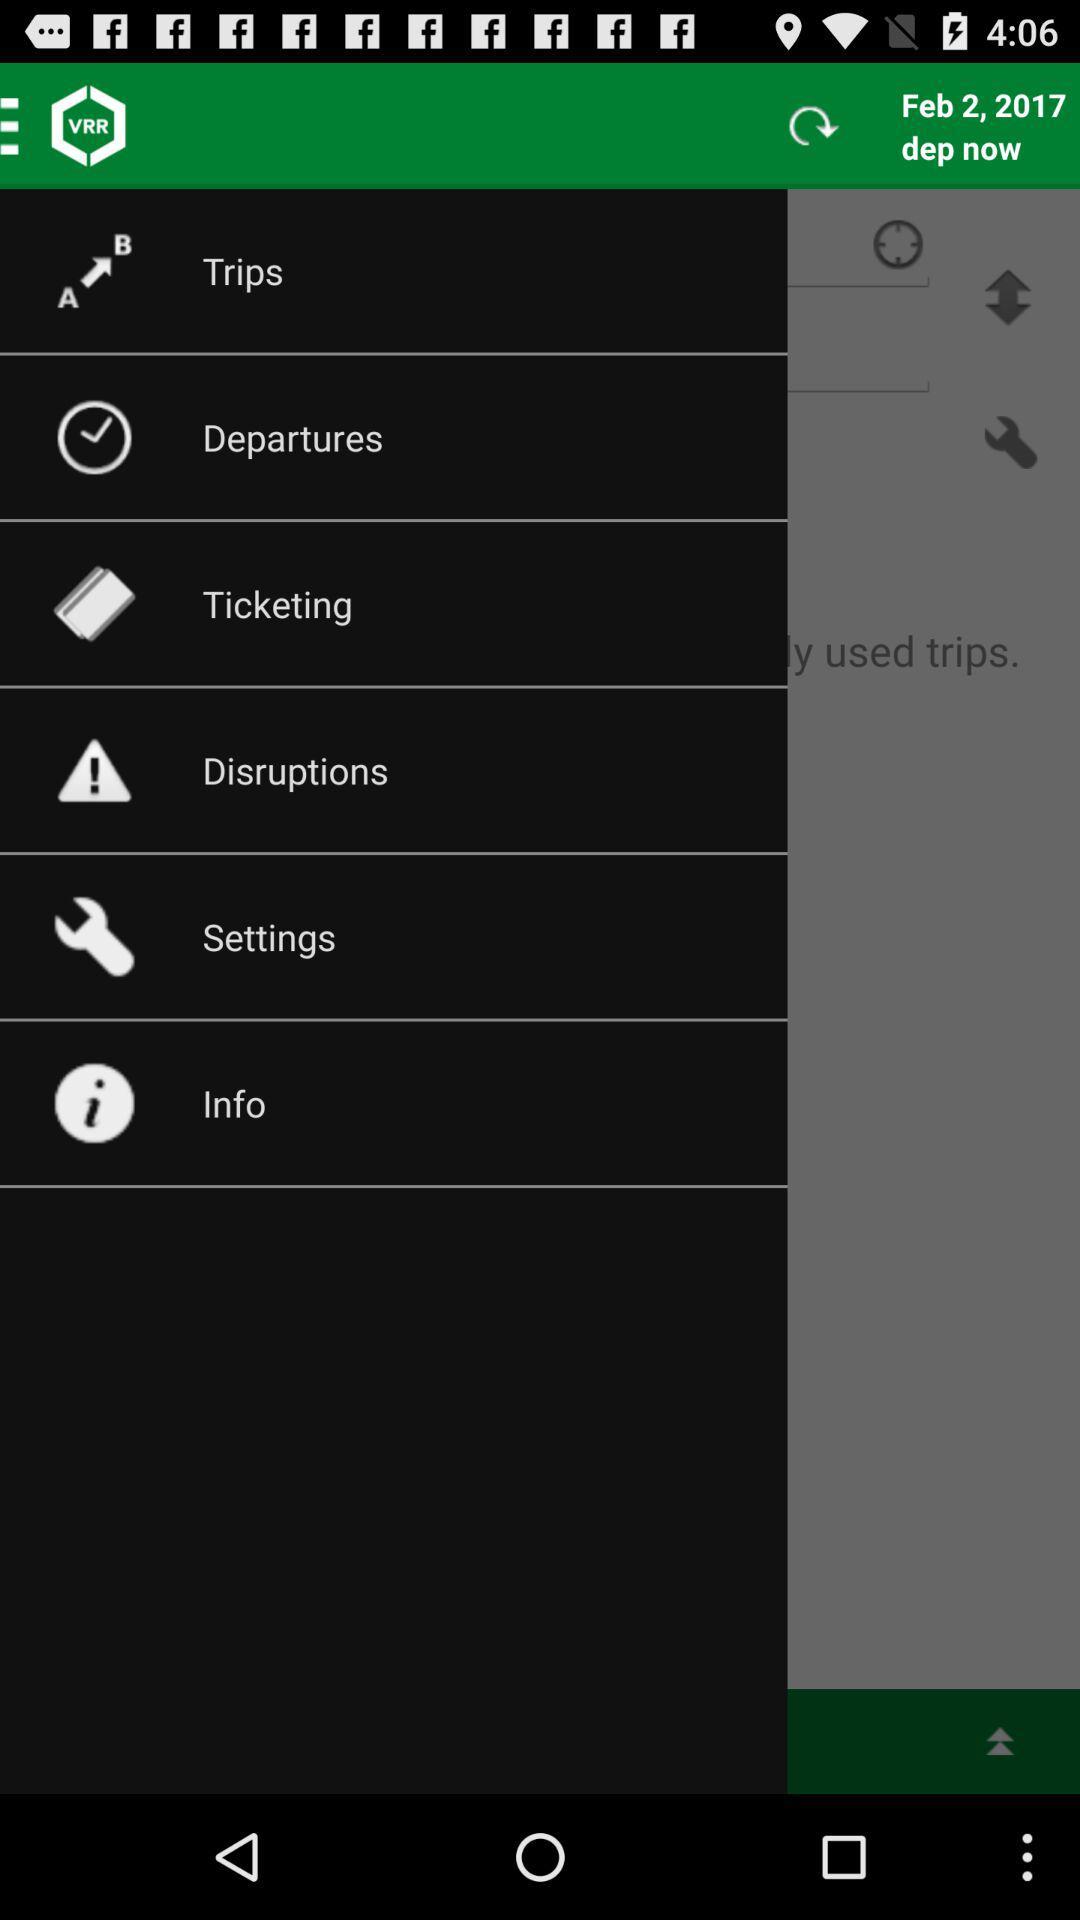 The width and height of the screenshot is (1080, 1920). Describe the element at coordinates (814, 124) in the screenshot. I see `the refresh button on the web page` at that location.